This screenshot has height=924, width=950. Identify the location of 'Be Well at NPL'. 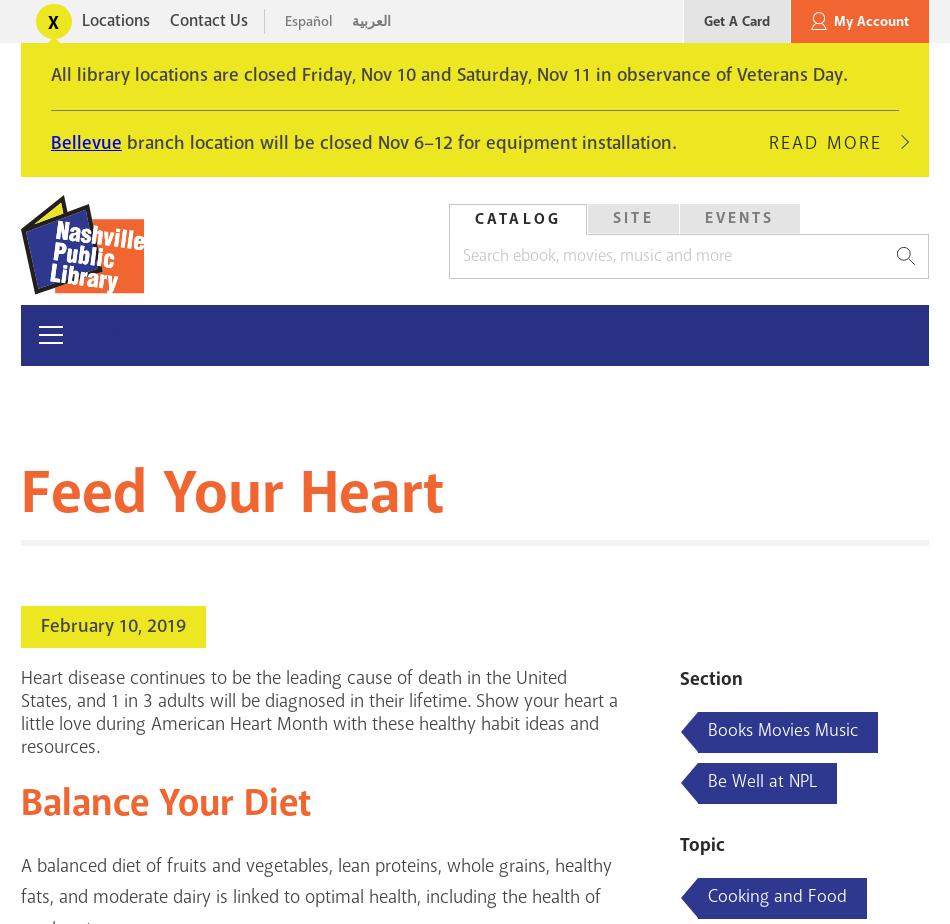
(761, 781).